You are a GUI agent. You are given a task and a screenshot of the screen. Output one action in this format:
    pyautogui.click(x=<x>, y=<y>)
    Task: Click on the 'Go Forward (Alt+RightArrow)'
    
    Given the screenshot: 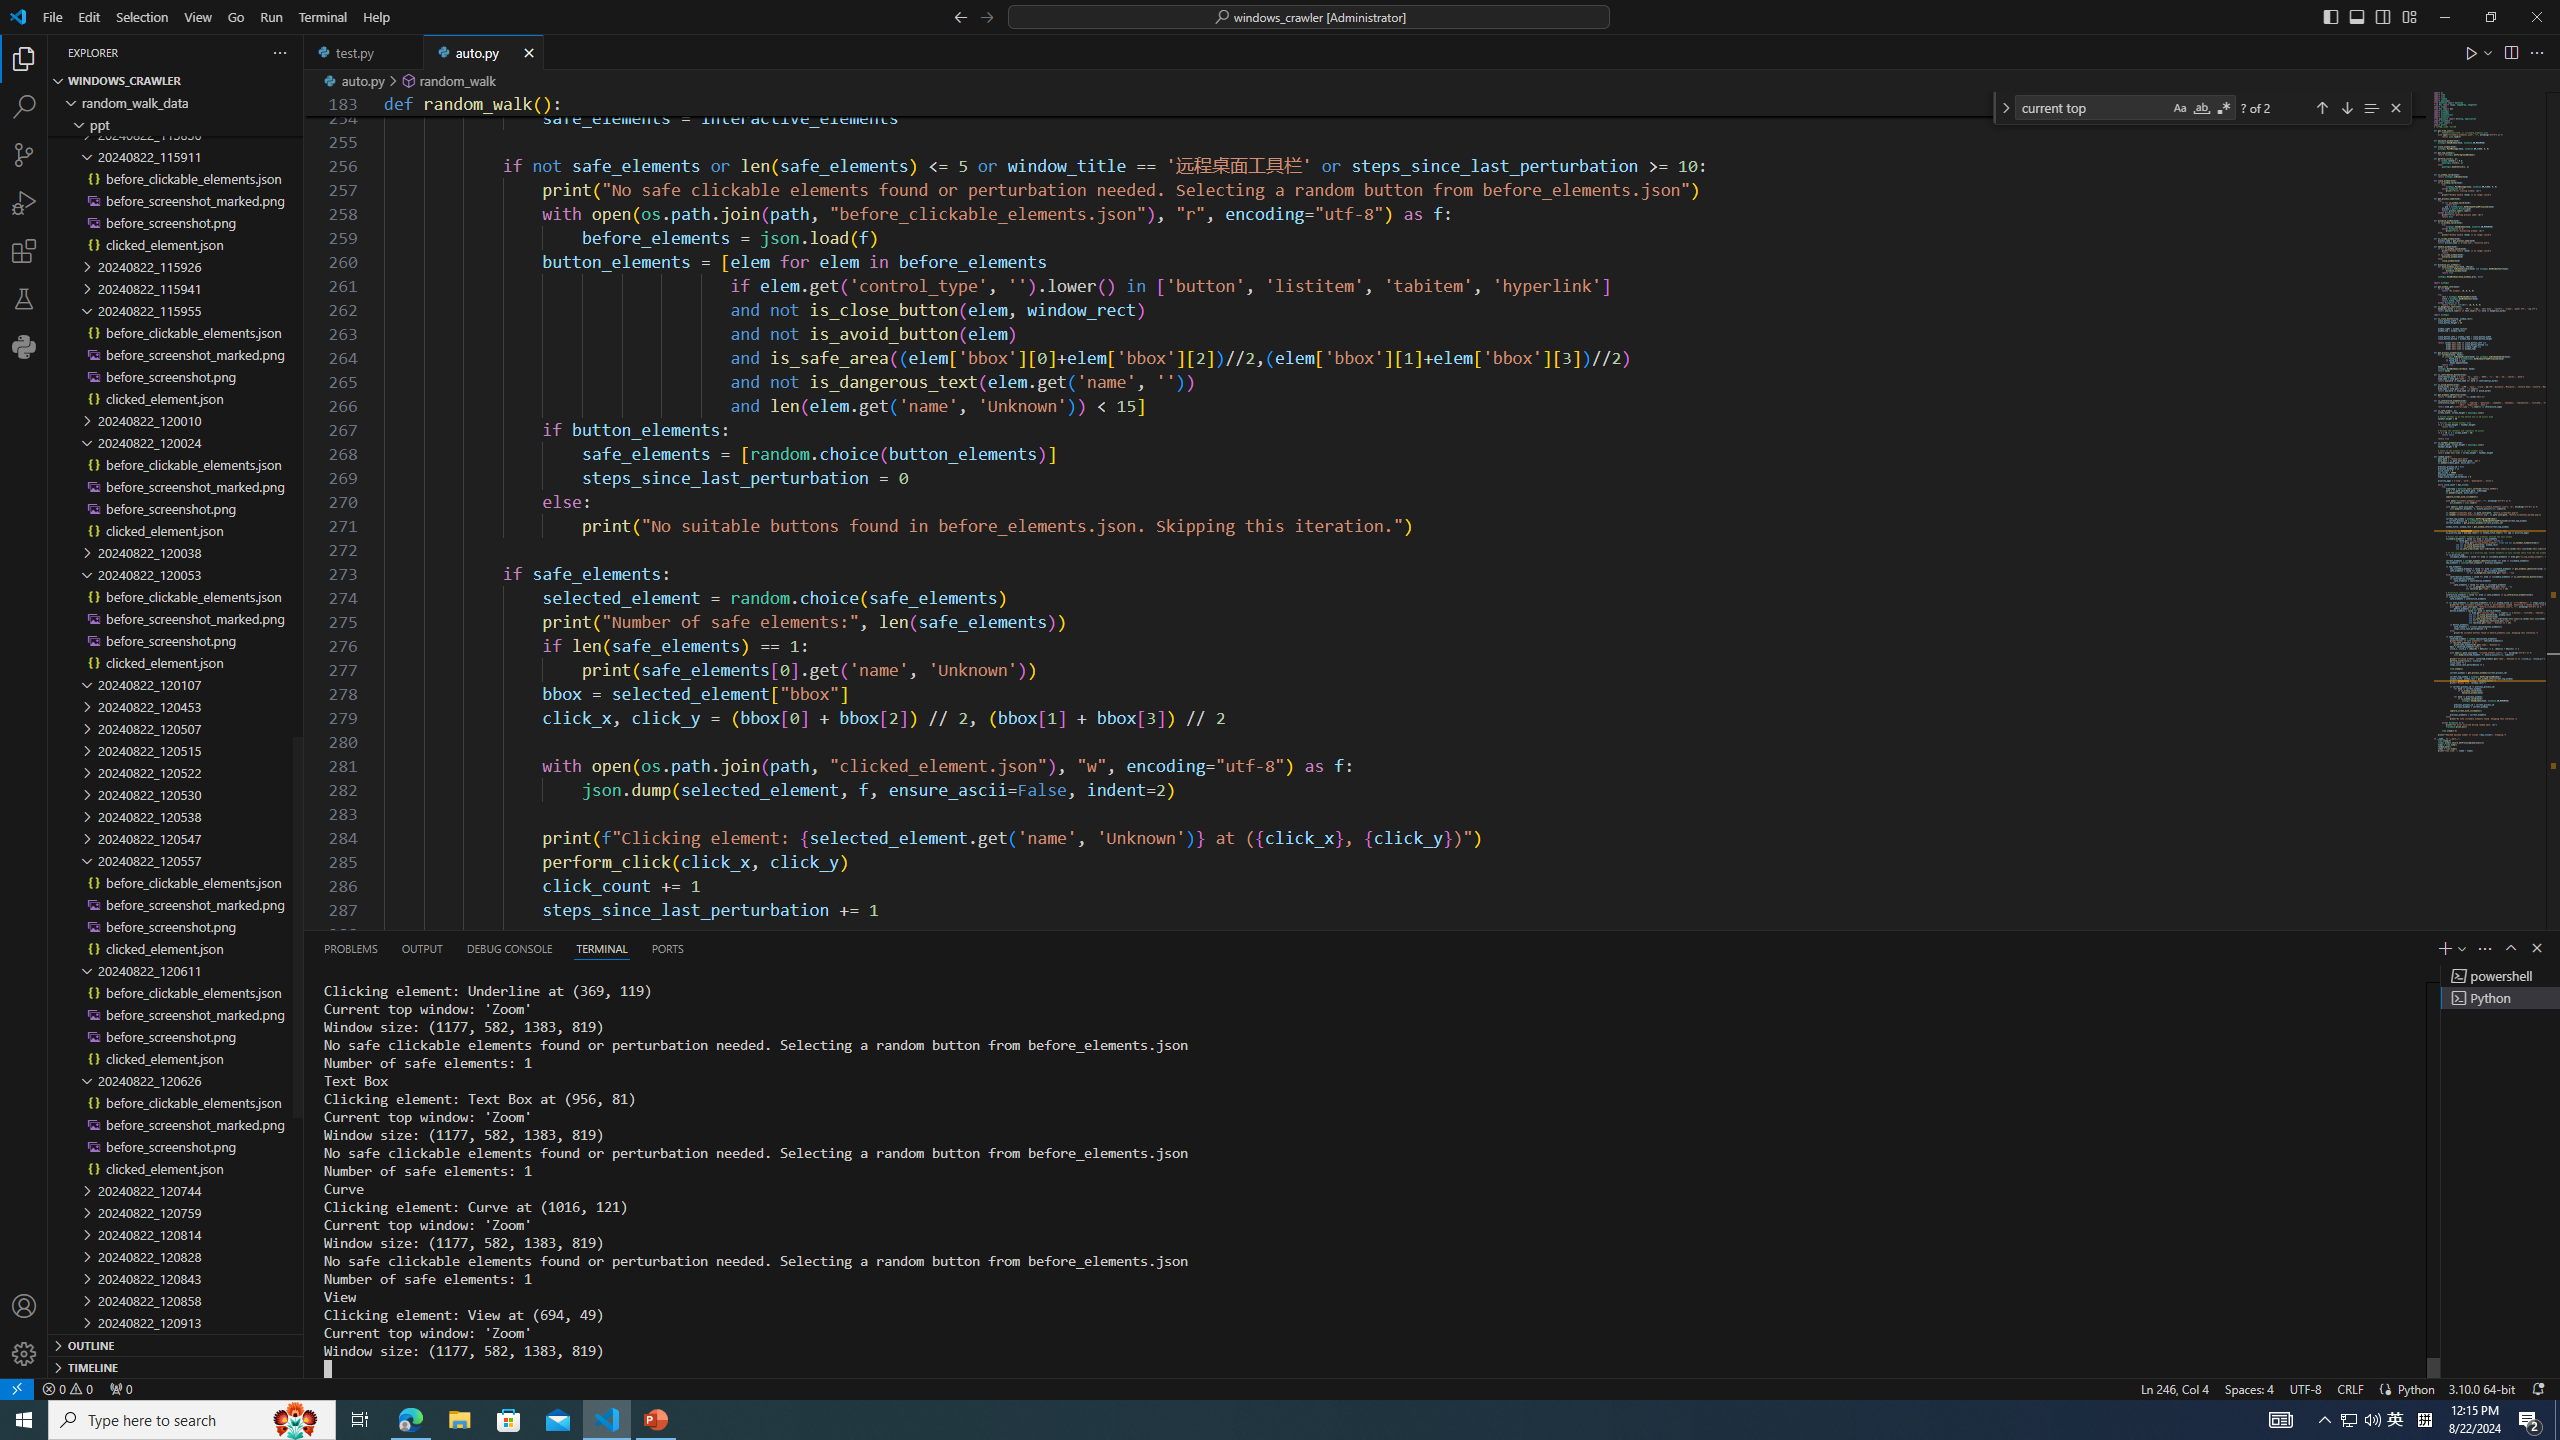 What is the action you would take?
    pyautogui.click(x=986, y=15)
    